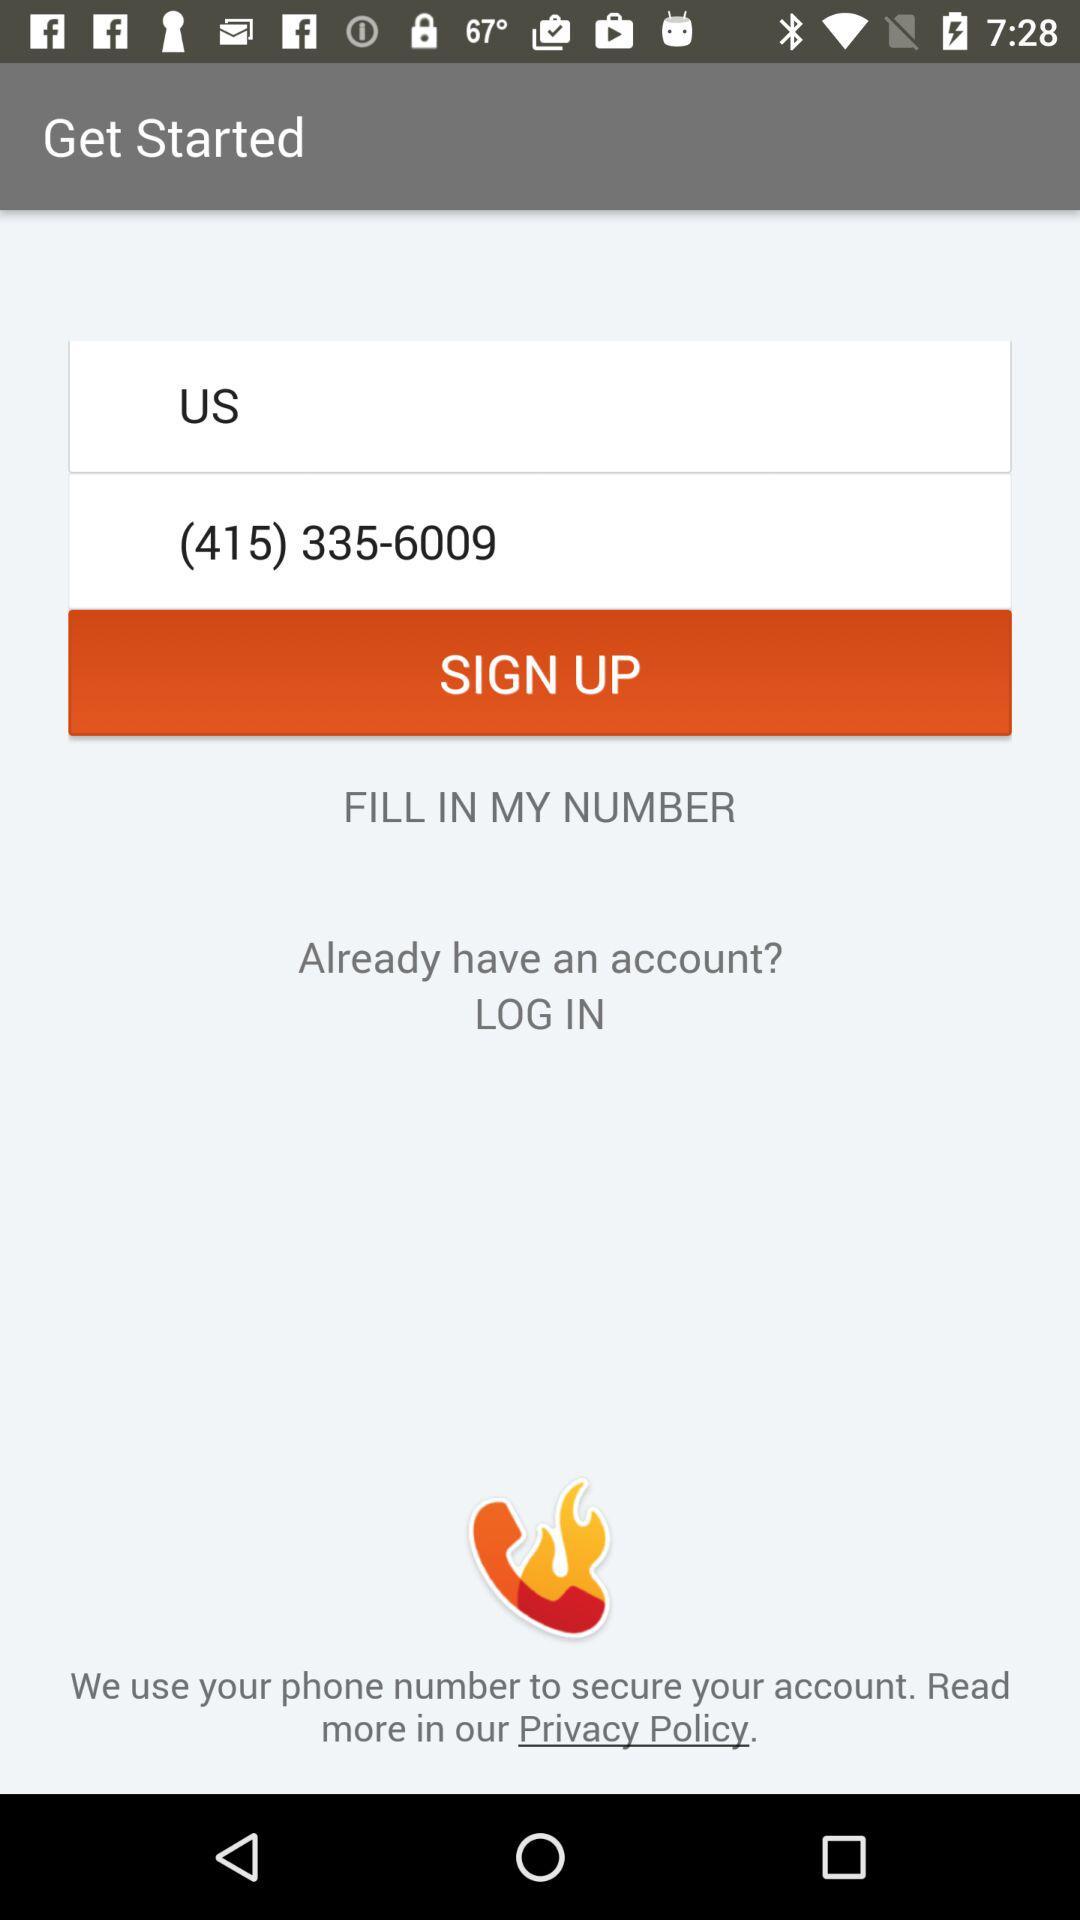  What do you see at coordinates (540, 672) in the screenshot?
I see `the sign up` at bounding box center [540, 672].